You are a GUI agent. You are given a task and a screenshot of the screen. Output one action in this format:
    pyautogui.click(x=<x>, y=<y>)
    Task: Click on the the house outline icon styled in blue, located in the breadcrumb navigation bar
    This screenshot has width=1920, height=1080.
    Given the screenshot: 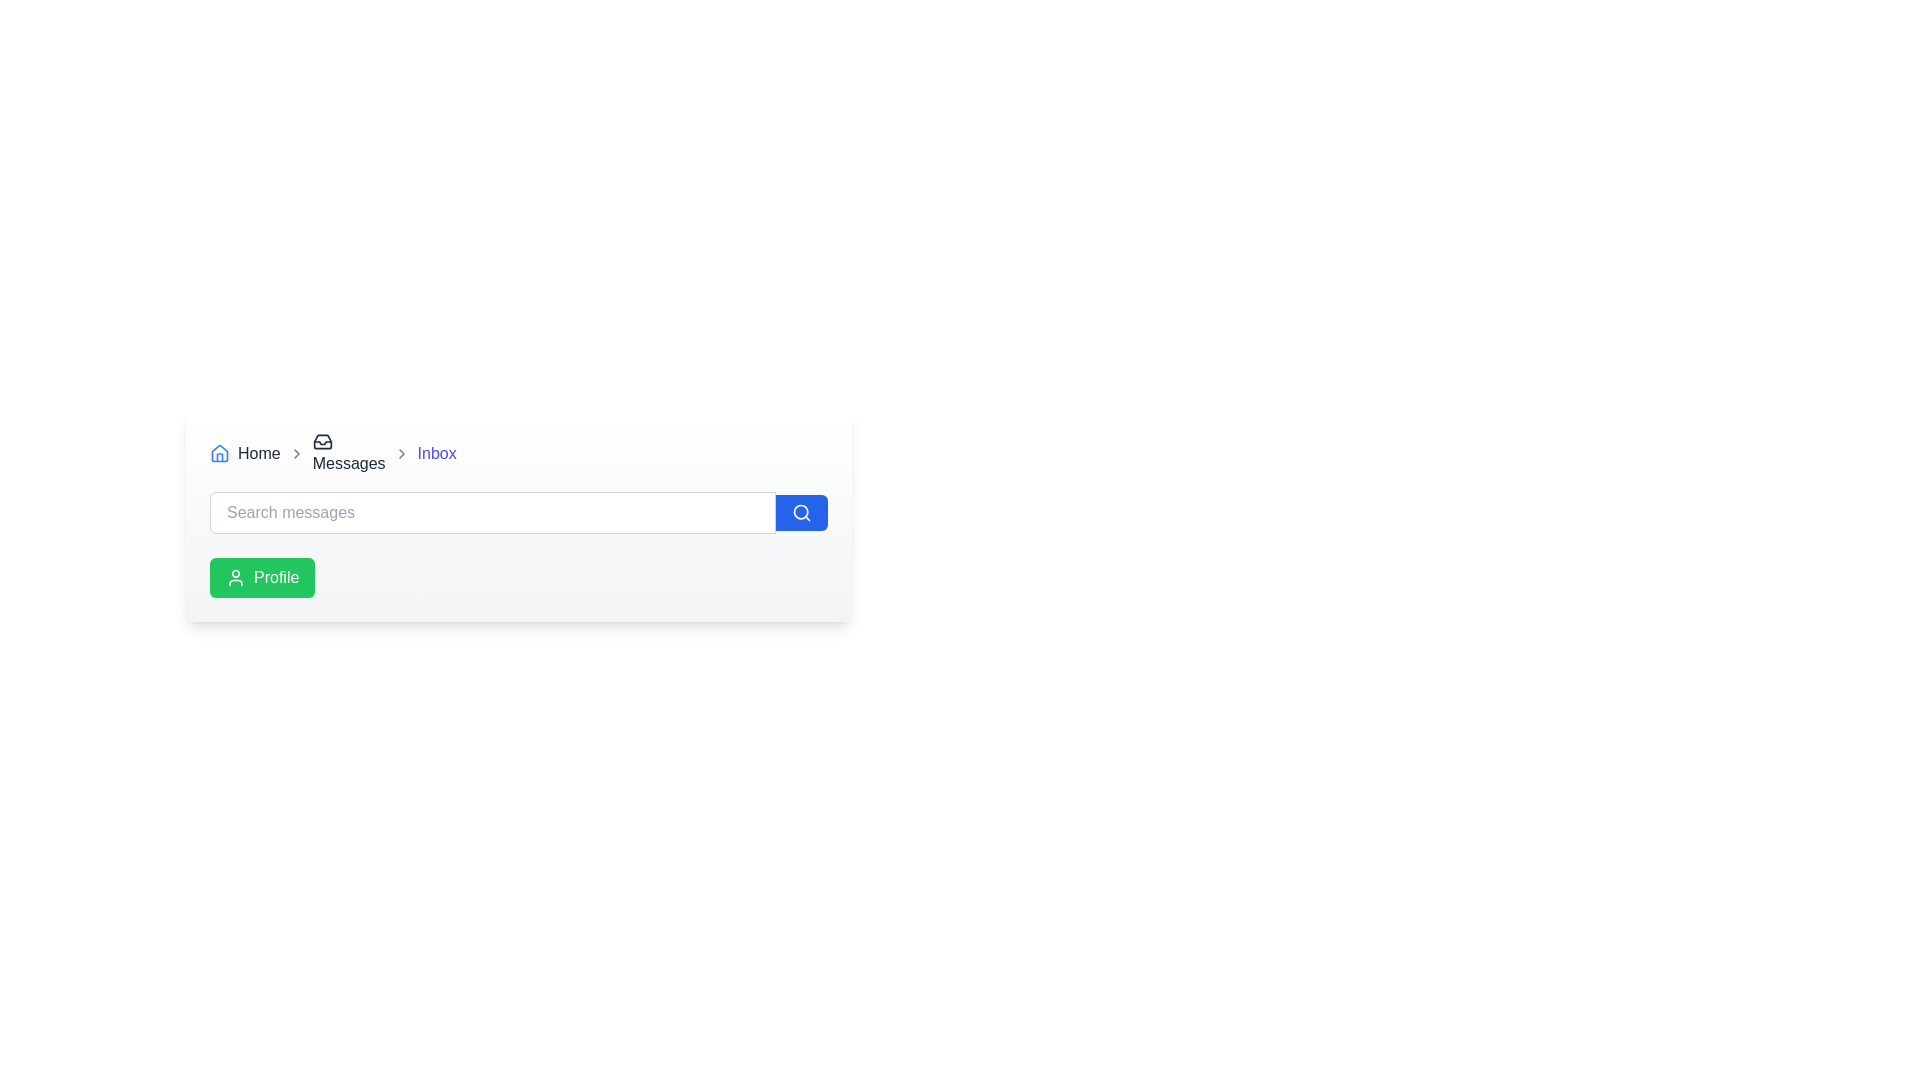 What is the action you would take?
    pyautogui.click(x=220, y=454)
    